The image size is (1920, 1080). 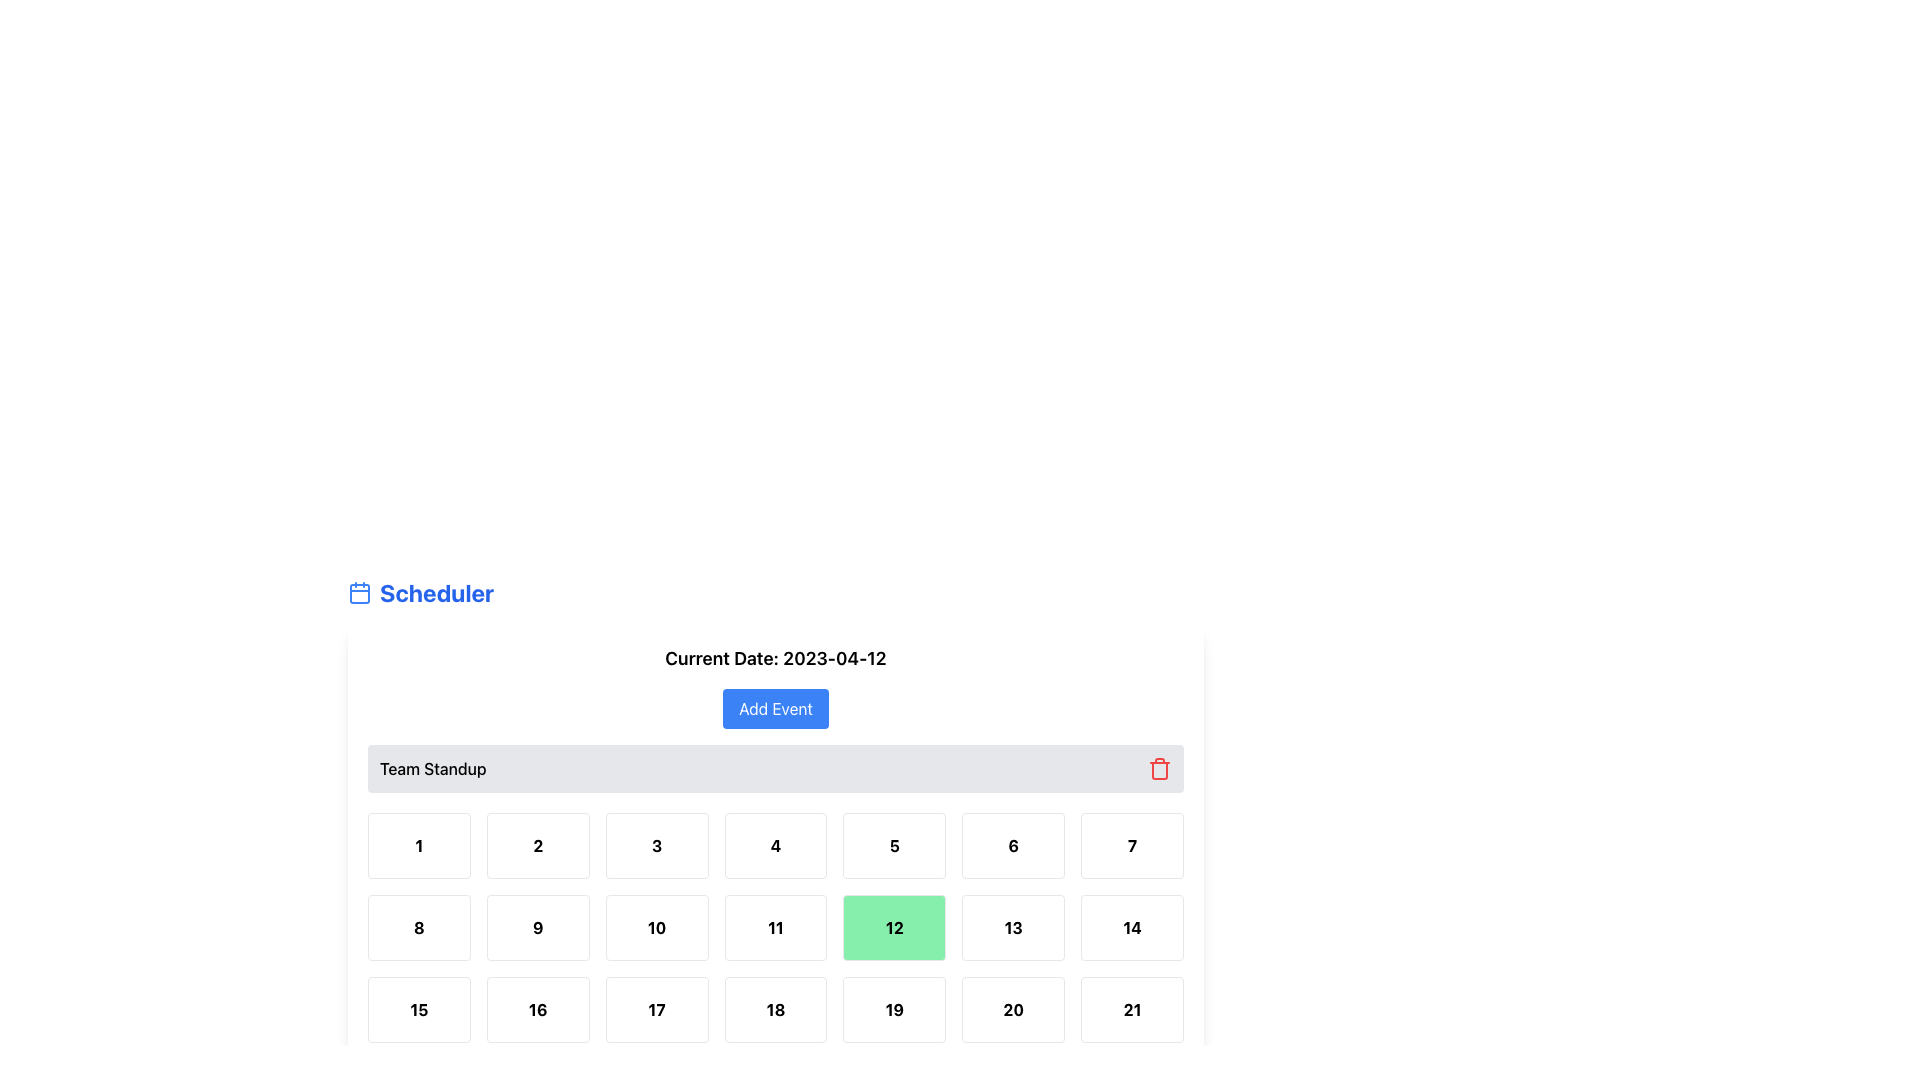 What do you see at coordinates (1160, 767) in the screenshot?
I see `the red trash can icon button located in the rightmost area of the 'Team Standup' horizontal bar` at bounding box center [1160, 767].